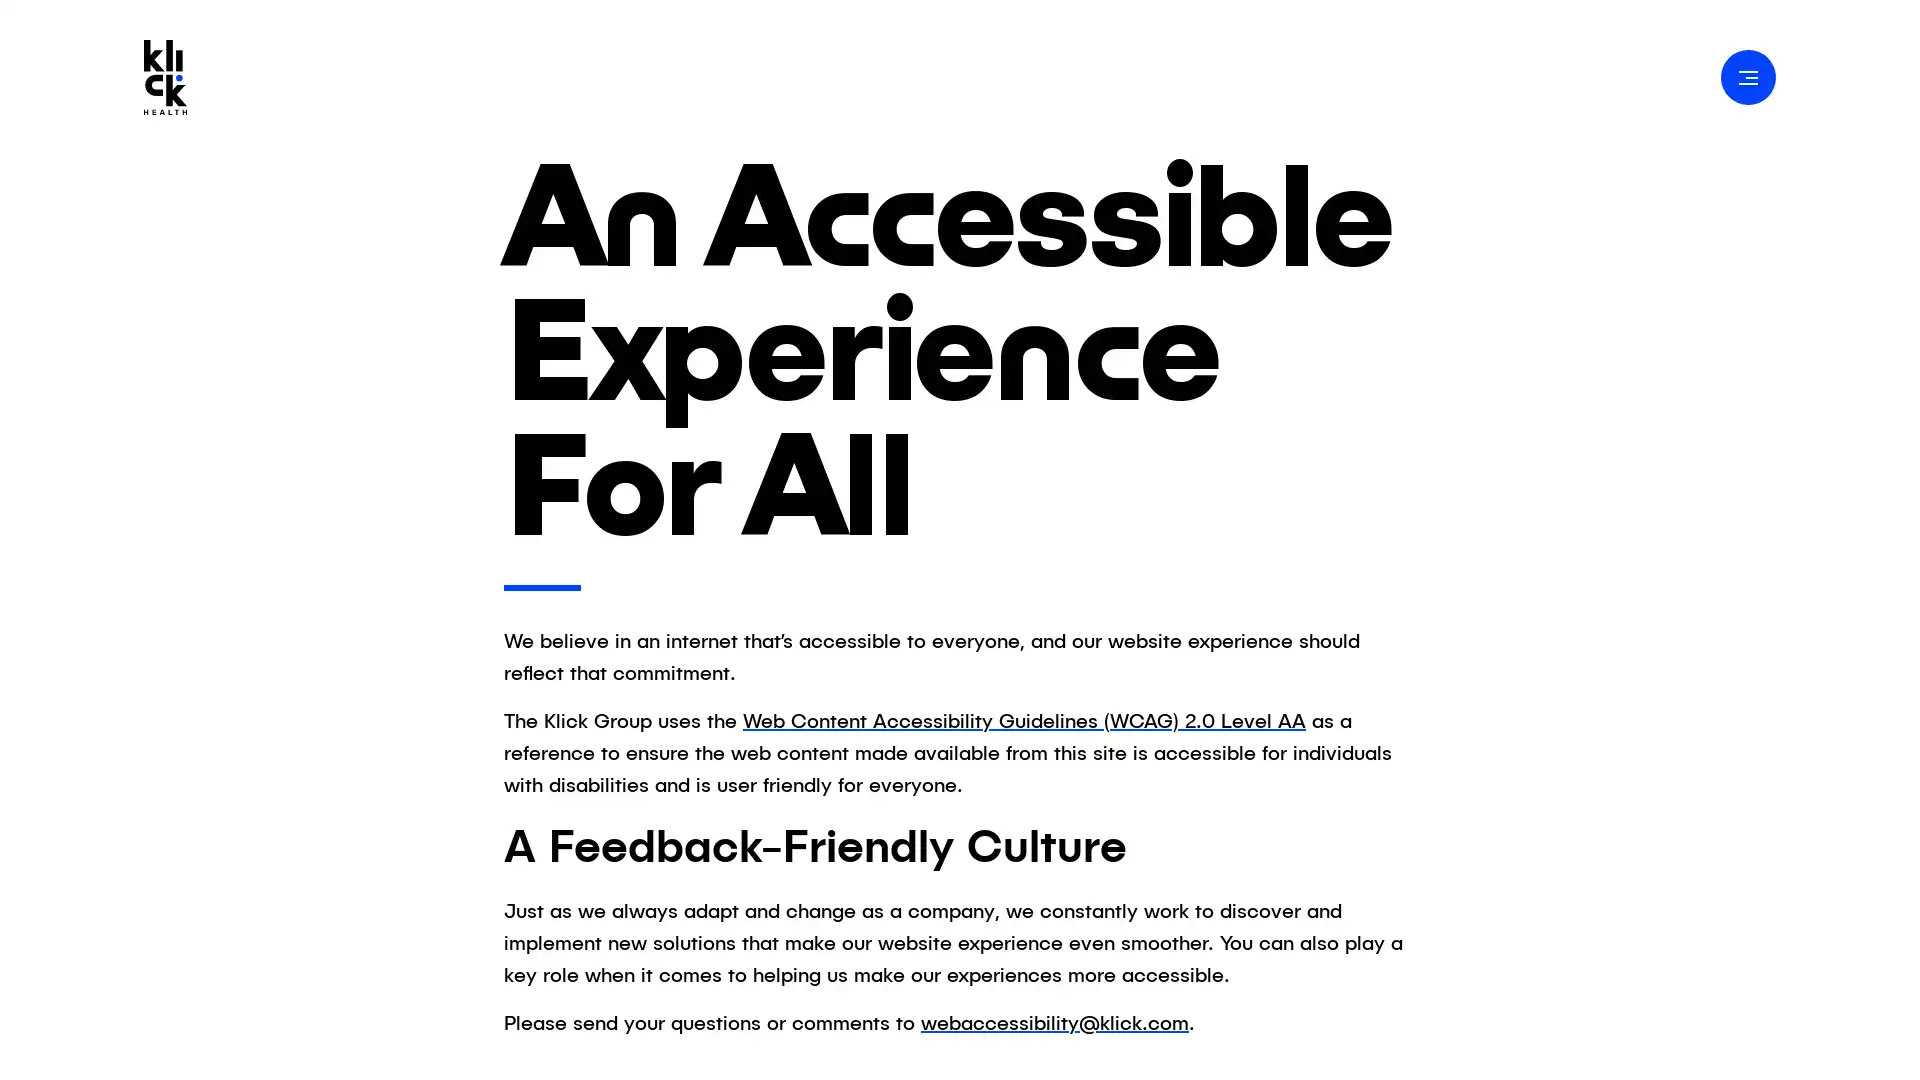 This screenshot has height=1080, width=1920. What do you see at coordinates (1725, 1040) in the screenshot?
I see `Accept` at bounding box center [1725, 1040].